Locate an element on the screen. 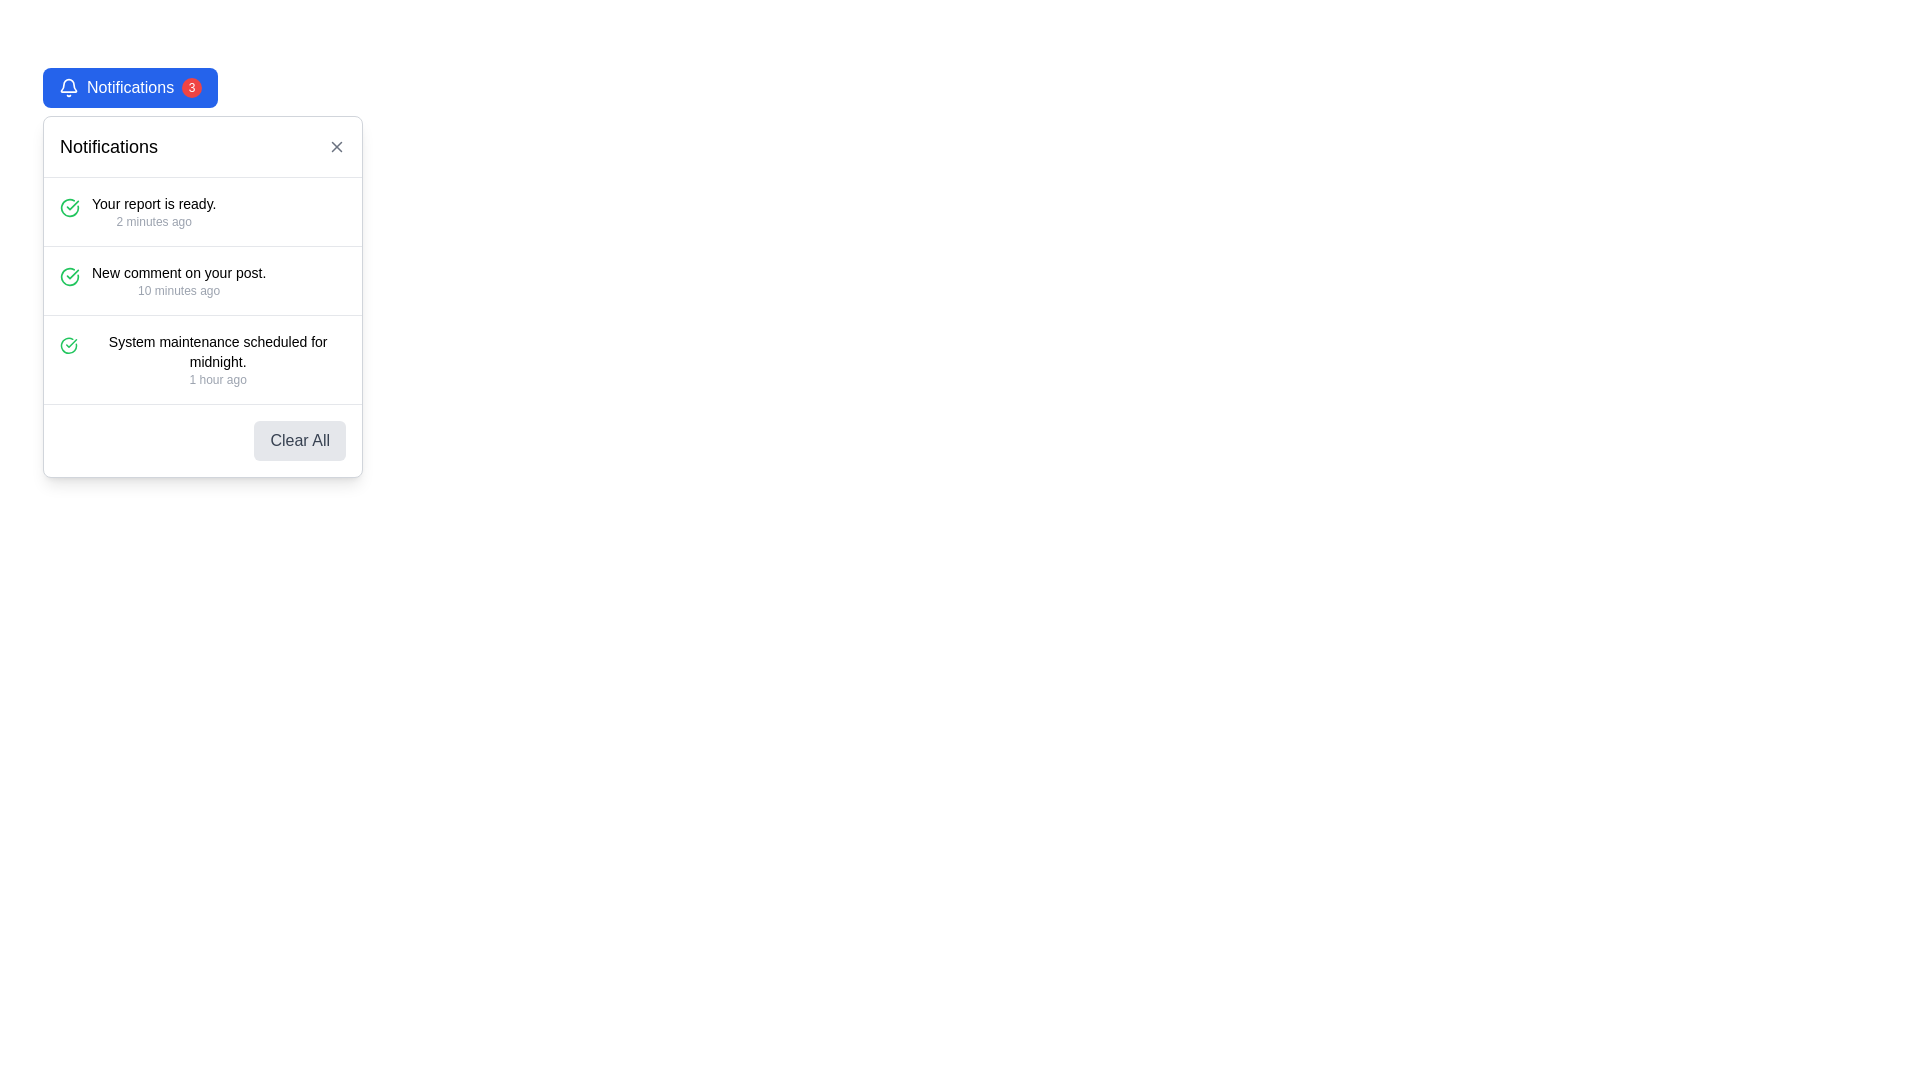 Image resolution: width=1920 pixels, height=1080 pixels. the text label displaying 'New comment on your post.' located in the notifications panel, positioned above the timestamp '10 minutes ago' is located at coordinates (179, 273).